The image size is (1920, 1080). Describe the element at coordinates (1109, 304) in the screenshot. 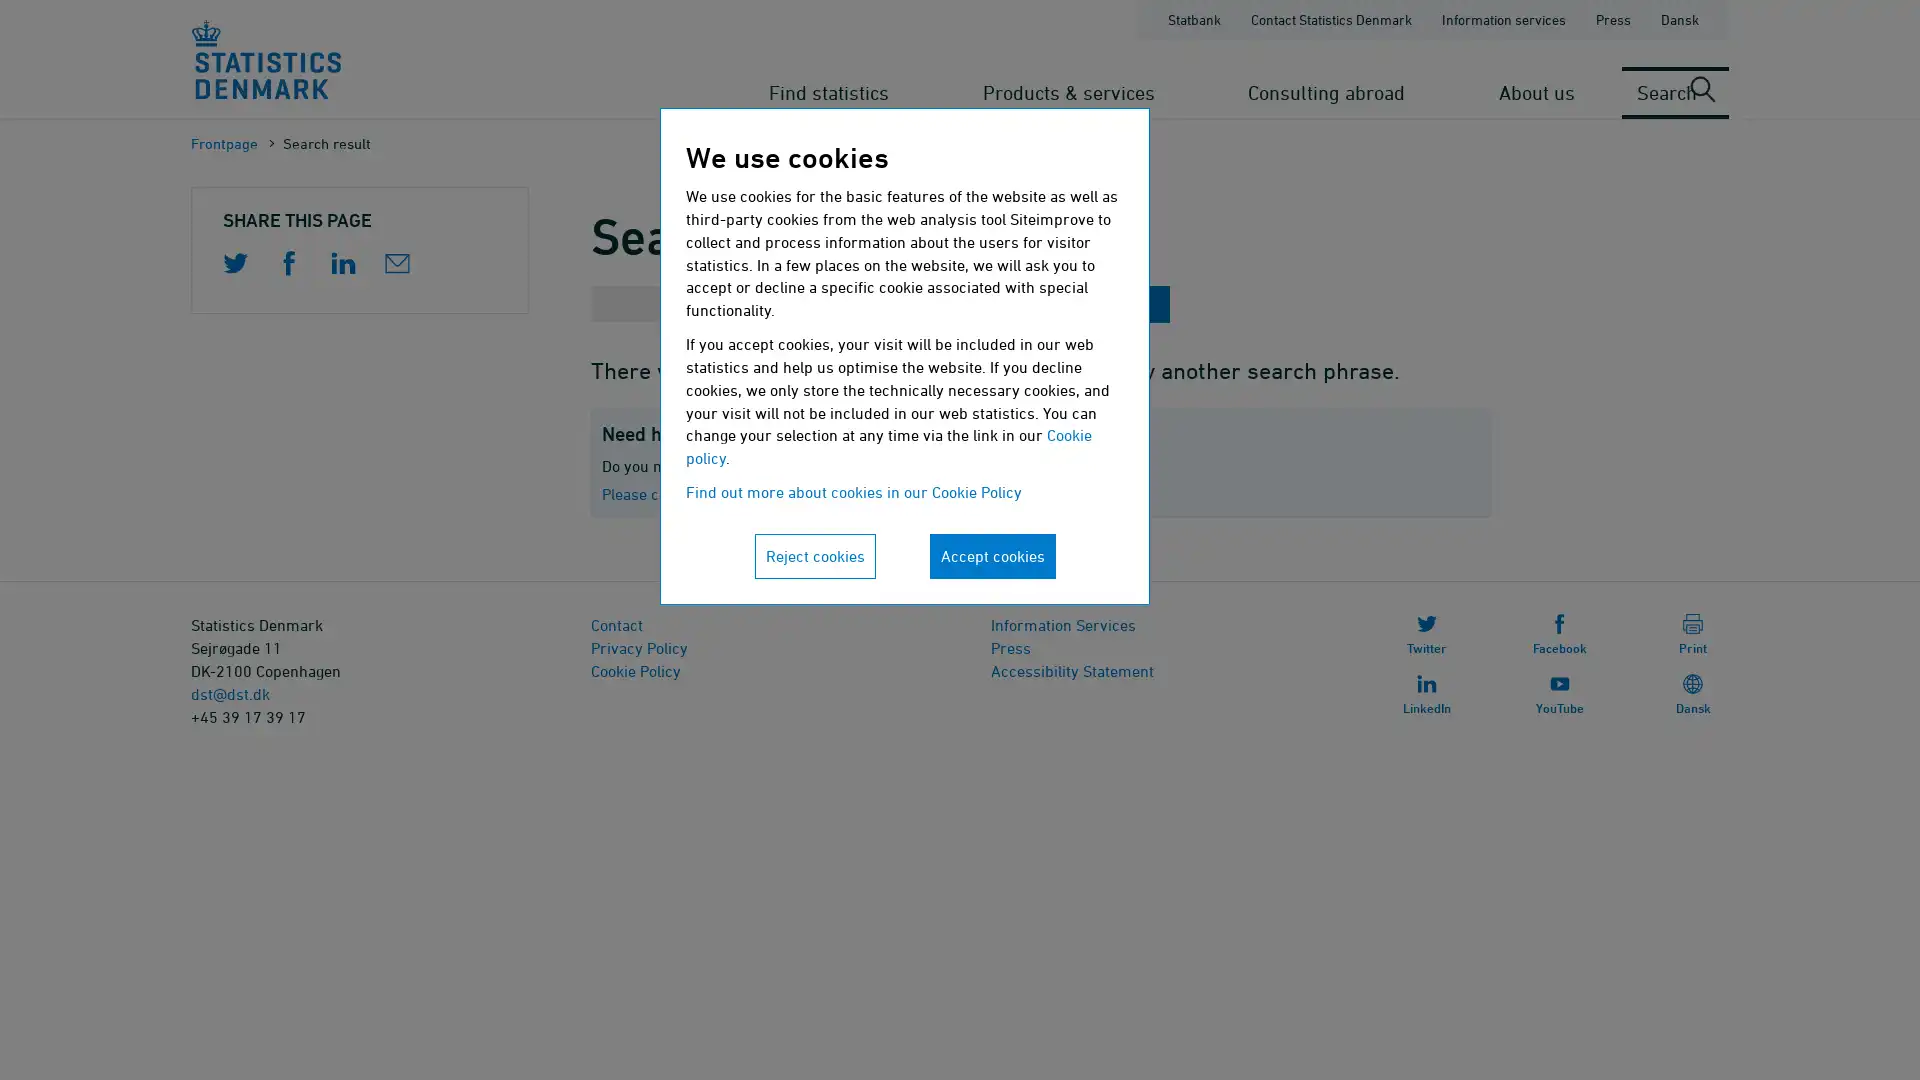

I see `Search` at that location.